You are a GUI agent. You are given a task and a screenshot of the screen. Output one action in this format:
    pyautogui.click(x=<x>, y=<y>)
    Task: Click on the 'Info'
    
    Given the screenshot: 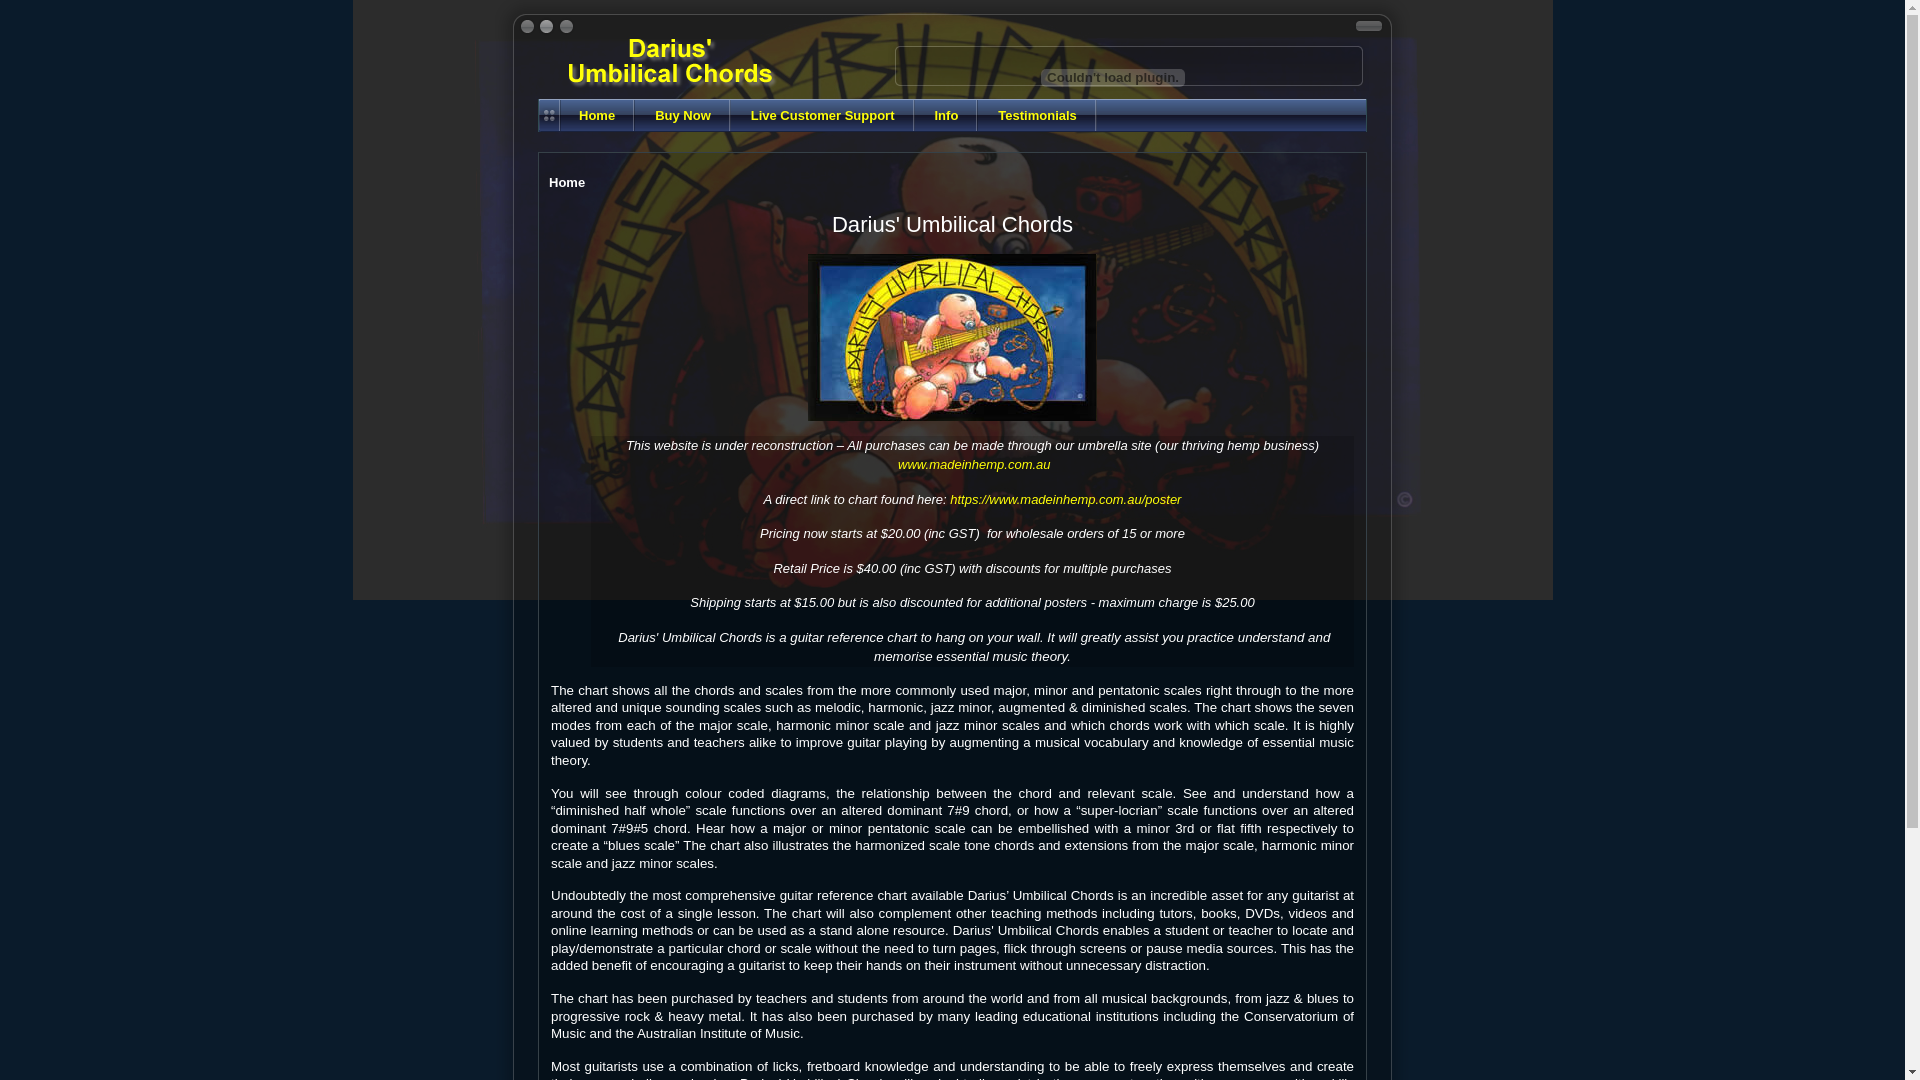 What is the action you would take?
    pyautogui.click(x=944, y=115)
    